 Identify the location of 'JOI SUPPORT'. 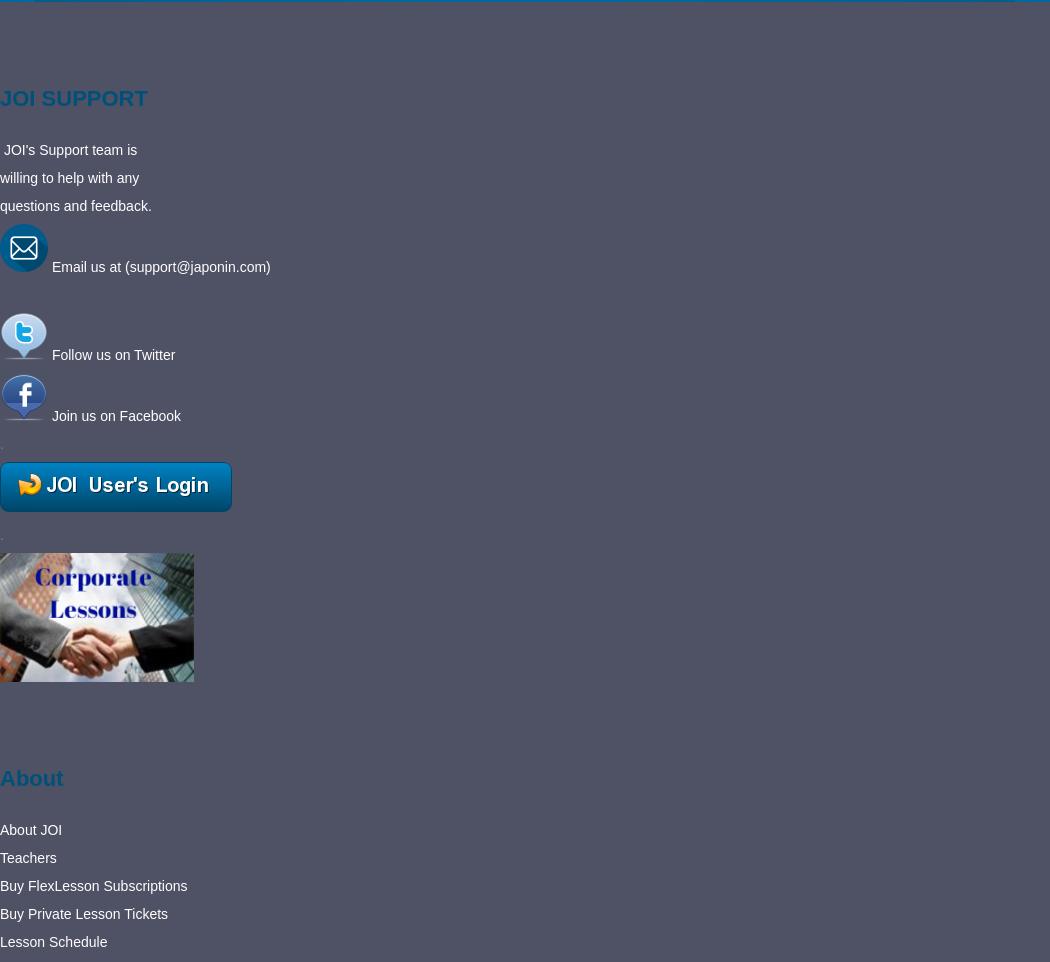
(72, 97).